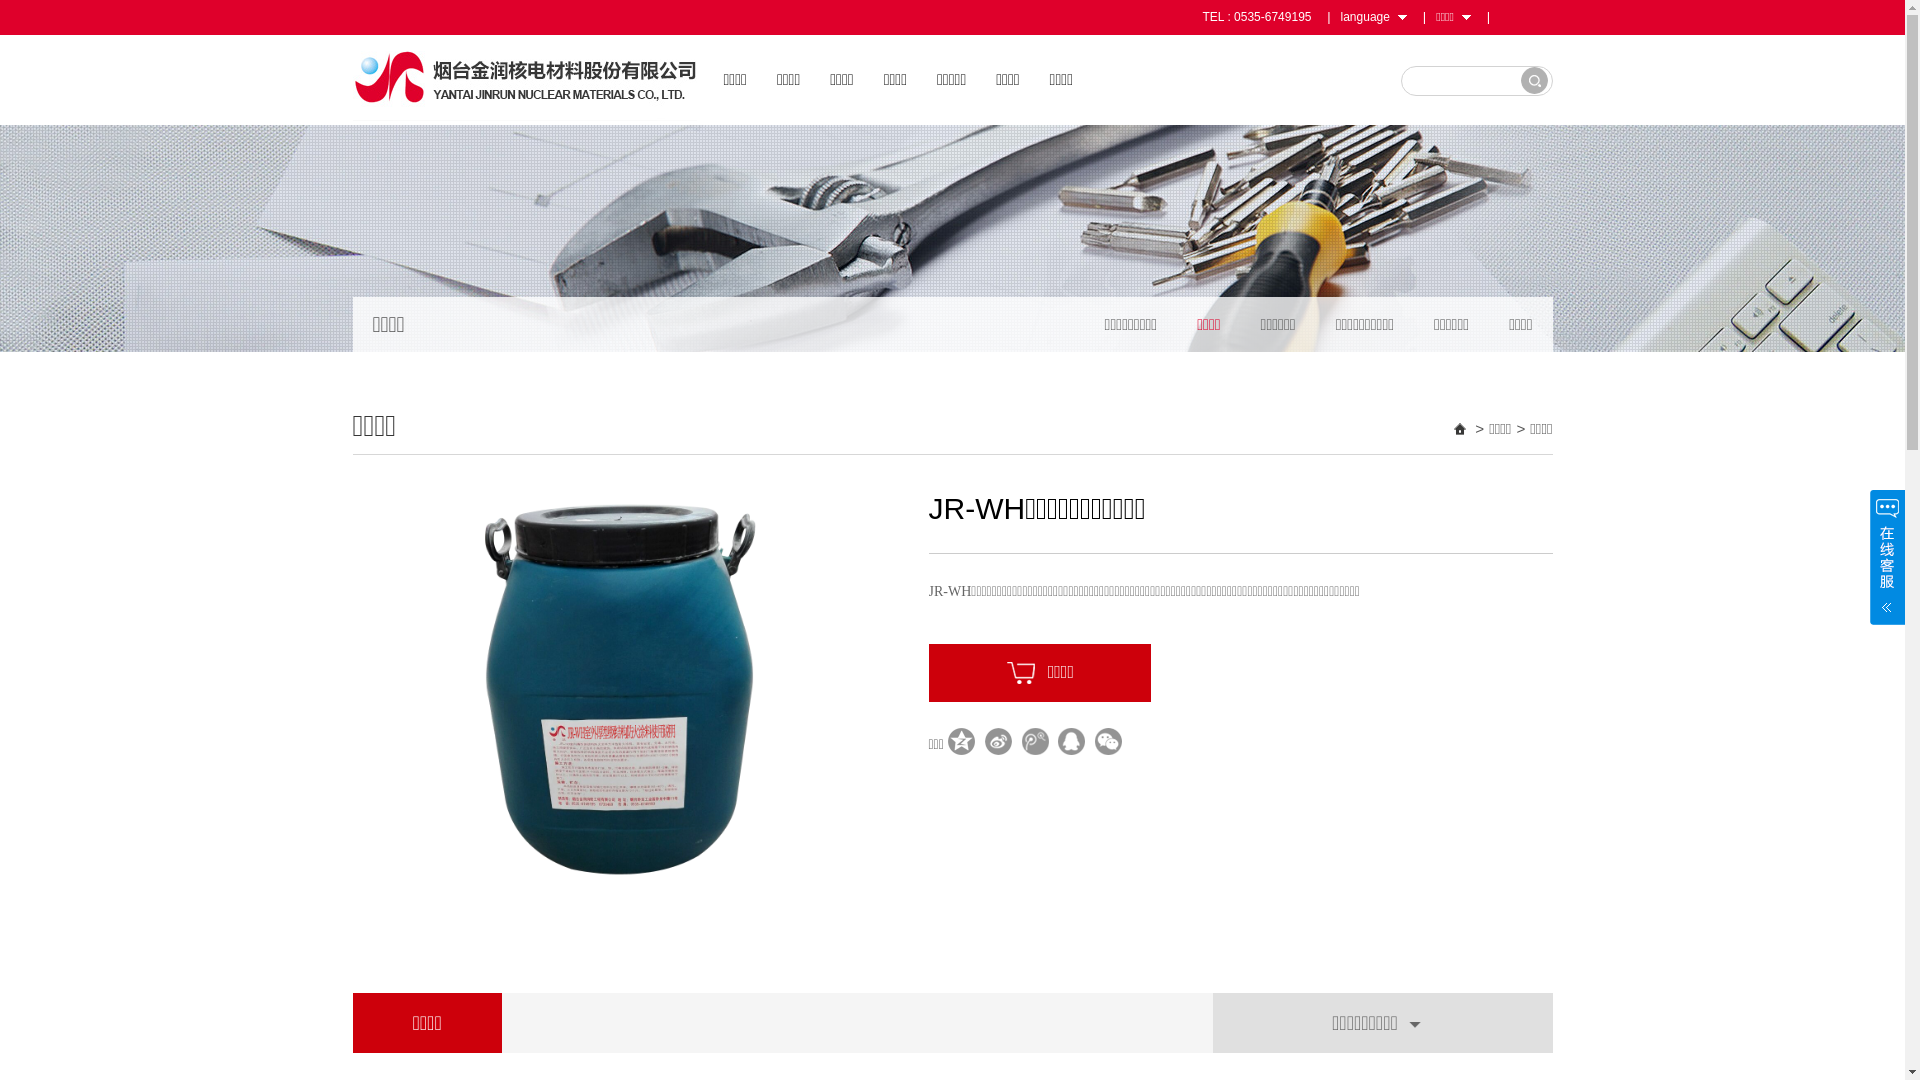 This screenshot has height=1080, width=1920. Describe the element at coordinates (1271, 16) in the screenshot. I see `'0535-6749195'` at that location.